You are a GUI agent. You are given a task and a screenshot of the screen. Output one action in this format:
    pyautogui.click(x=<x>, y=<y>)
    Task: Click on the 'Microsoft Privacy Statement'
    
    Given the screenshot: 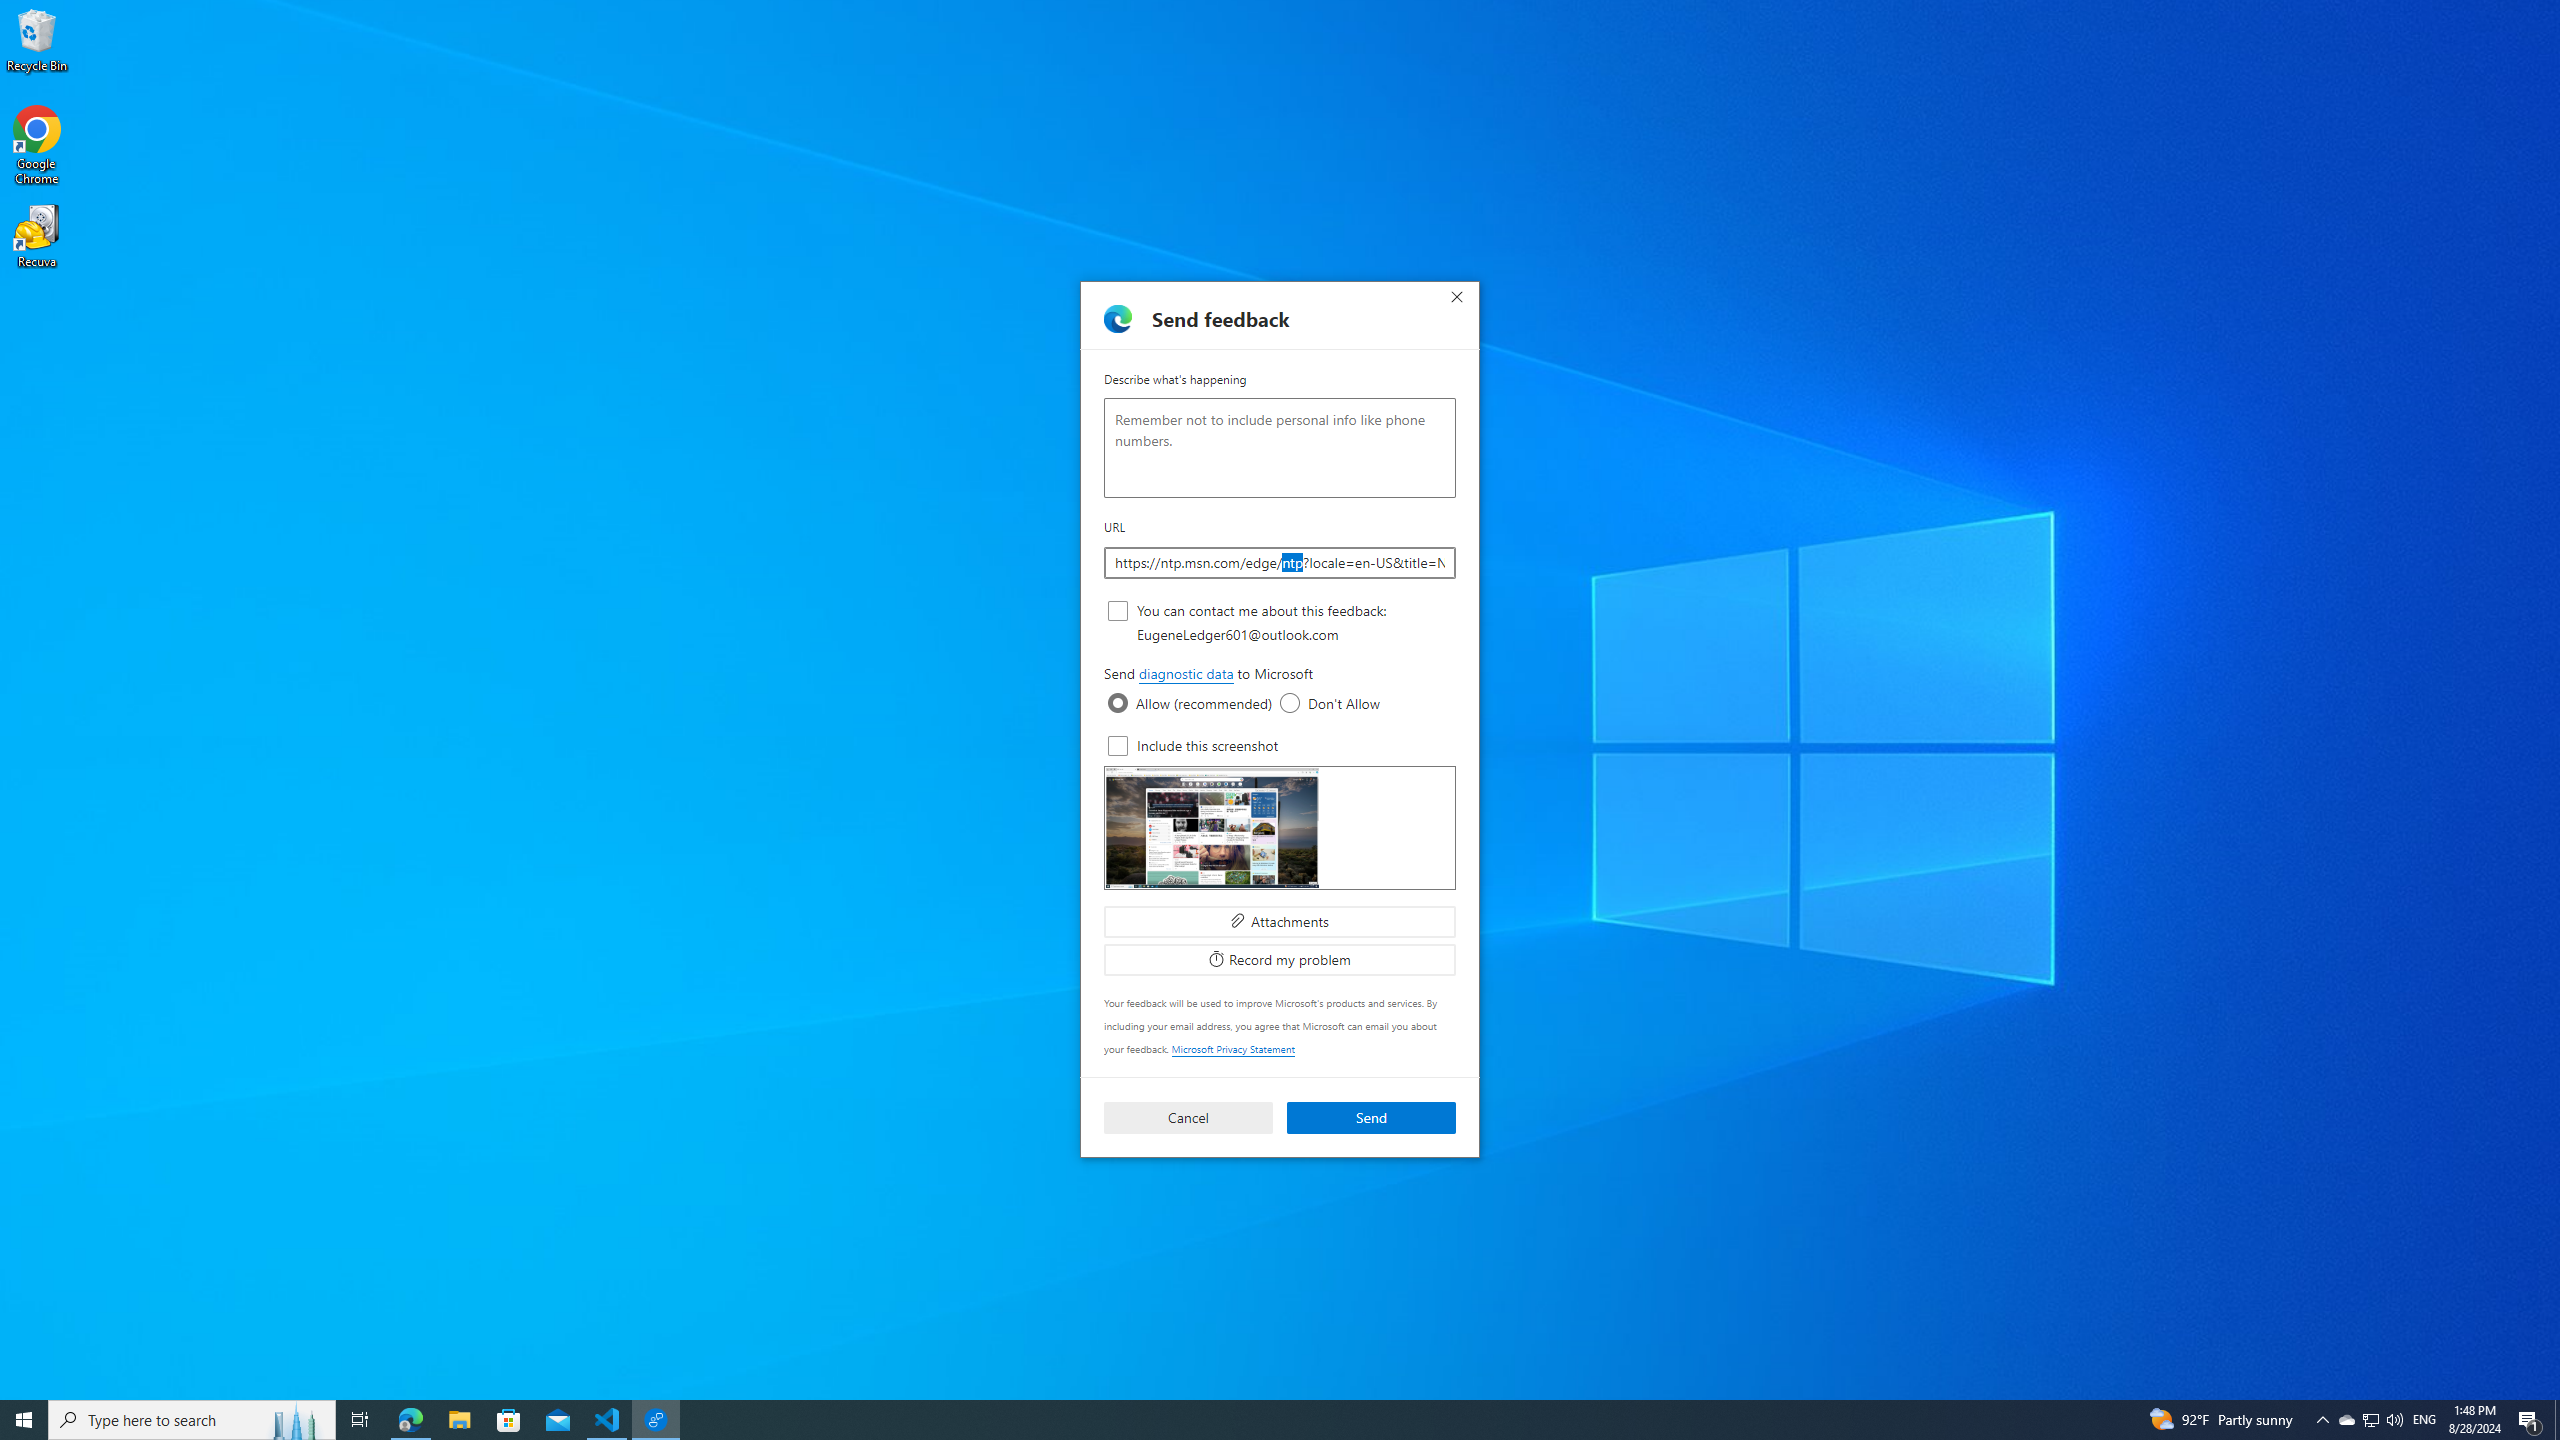 What is the action you would take?
    pyautogui.click(x=1231, y=1049)
    